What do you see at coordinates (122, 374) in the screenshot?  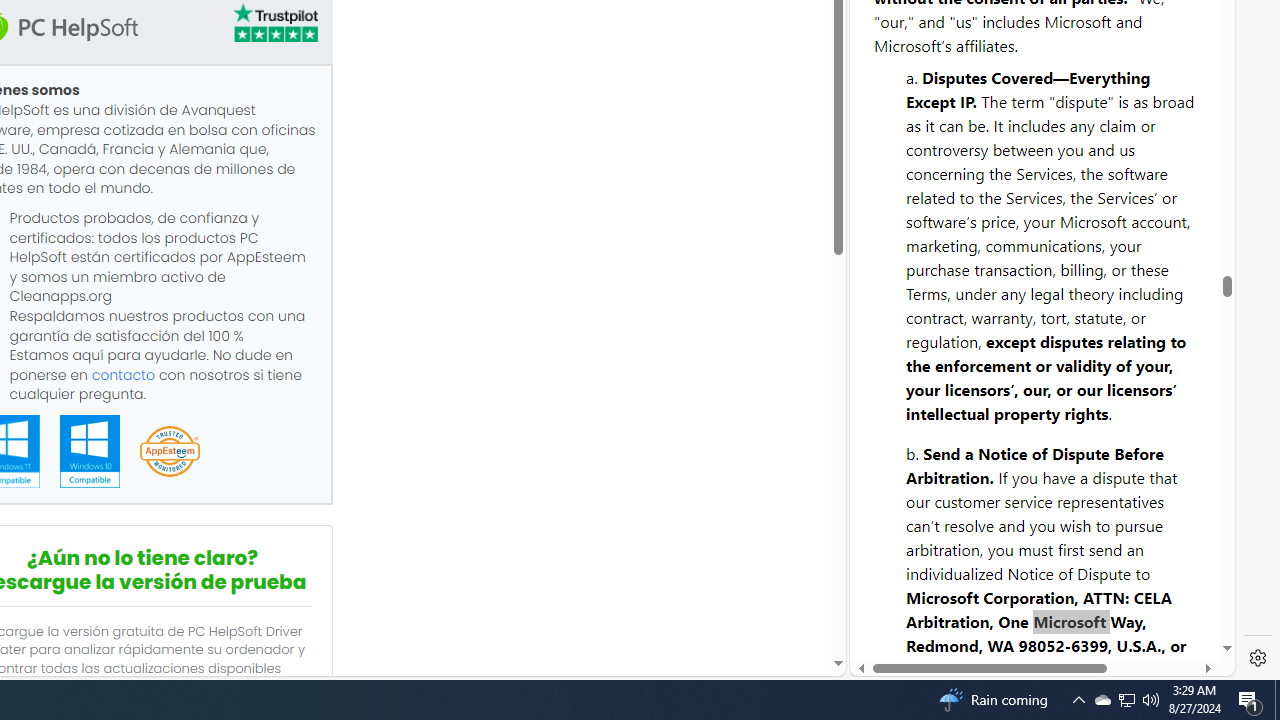 I see `'contacto'` at bounding box center [122, 374].